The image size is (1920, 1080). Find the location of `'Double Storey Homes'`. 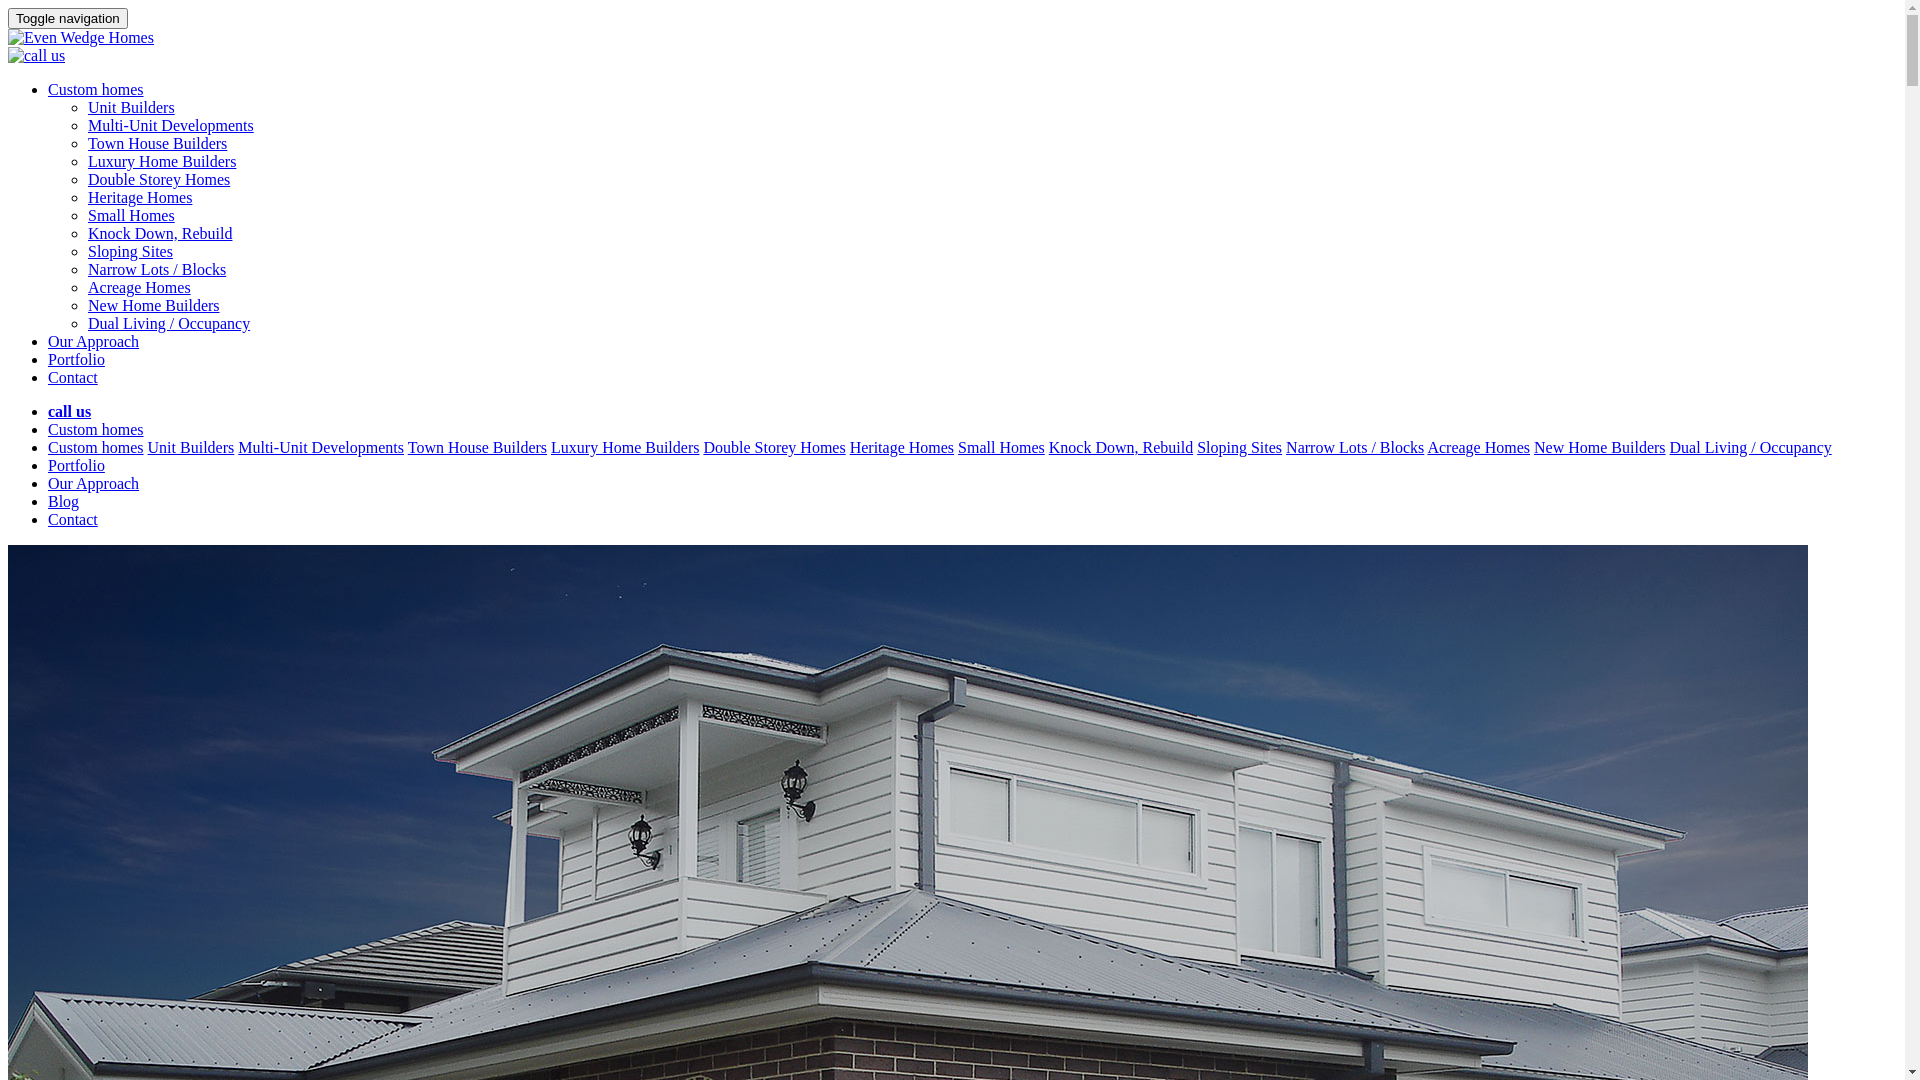

'Double Storey Homes' is located at coordinates (772, 446).